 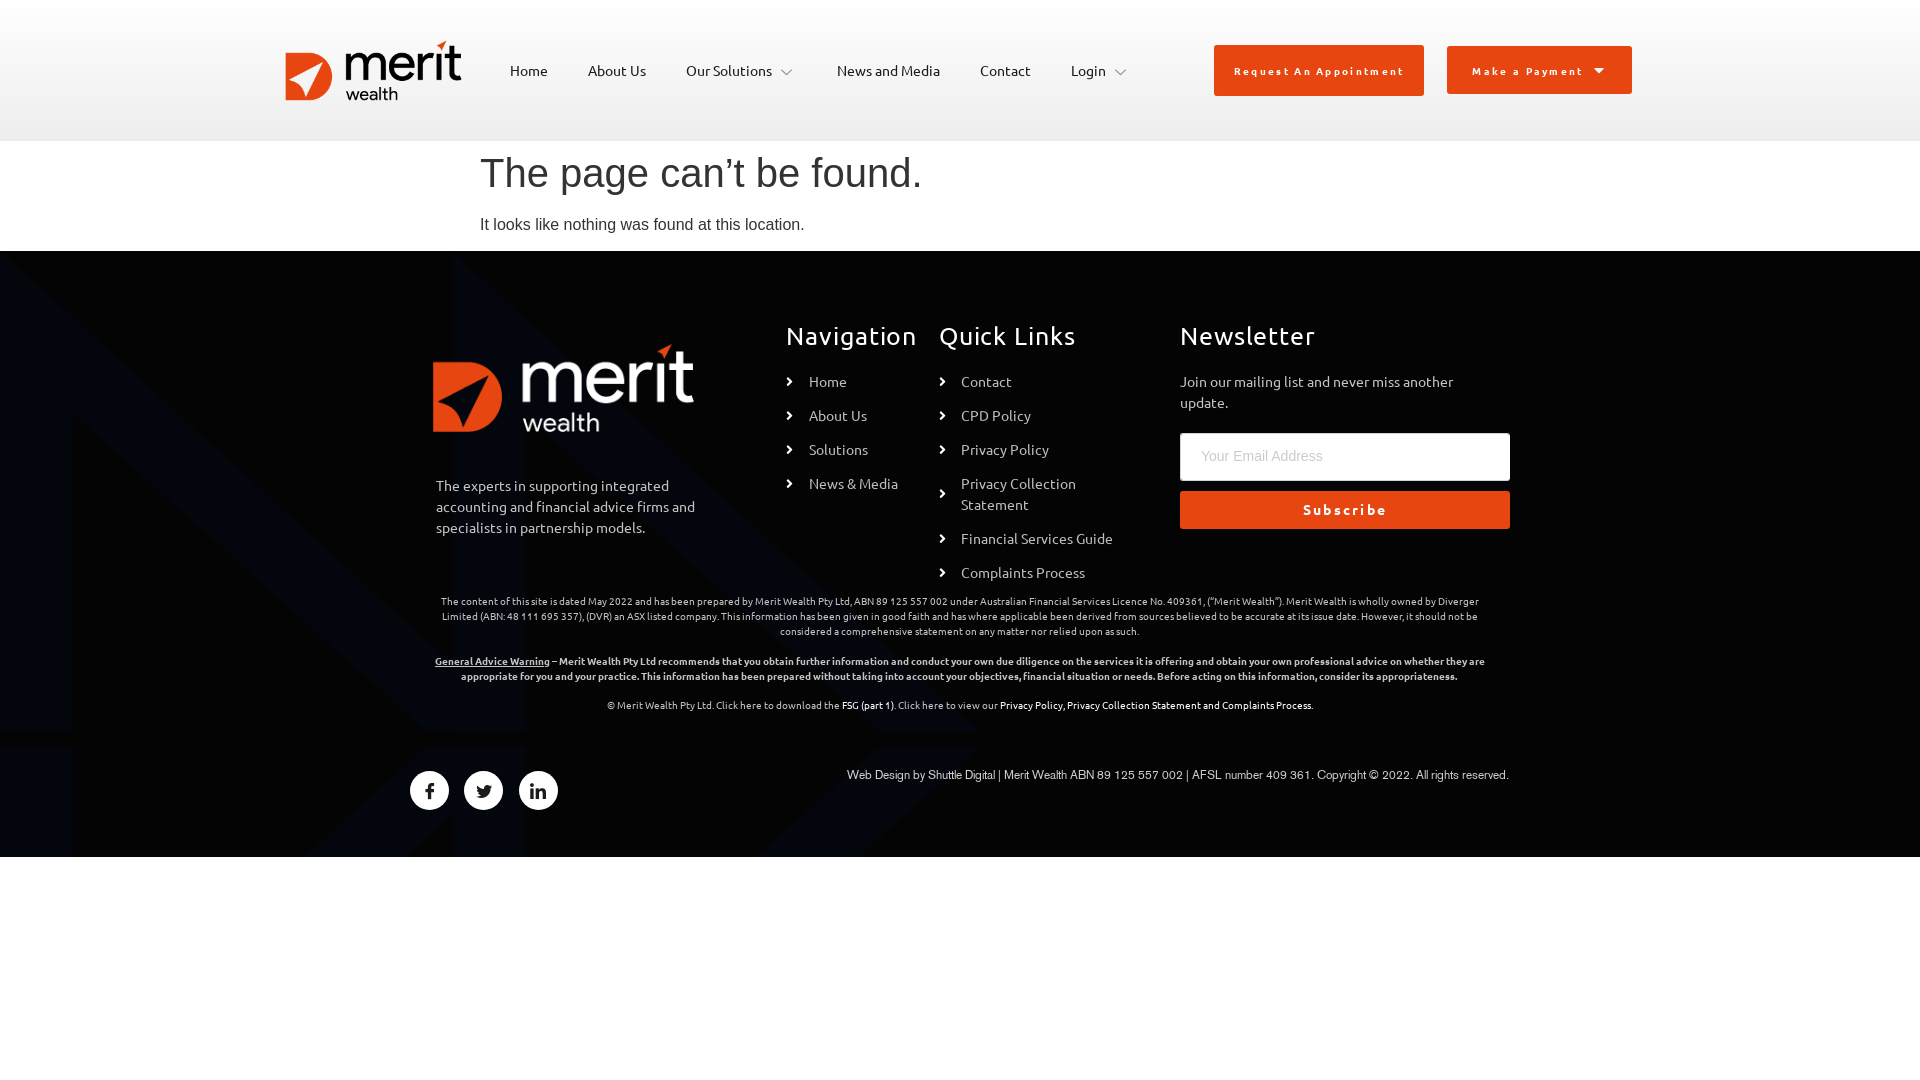 I want to click on 'Privacy Policy', so click(x=1034, y=448).